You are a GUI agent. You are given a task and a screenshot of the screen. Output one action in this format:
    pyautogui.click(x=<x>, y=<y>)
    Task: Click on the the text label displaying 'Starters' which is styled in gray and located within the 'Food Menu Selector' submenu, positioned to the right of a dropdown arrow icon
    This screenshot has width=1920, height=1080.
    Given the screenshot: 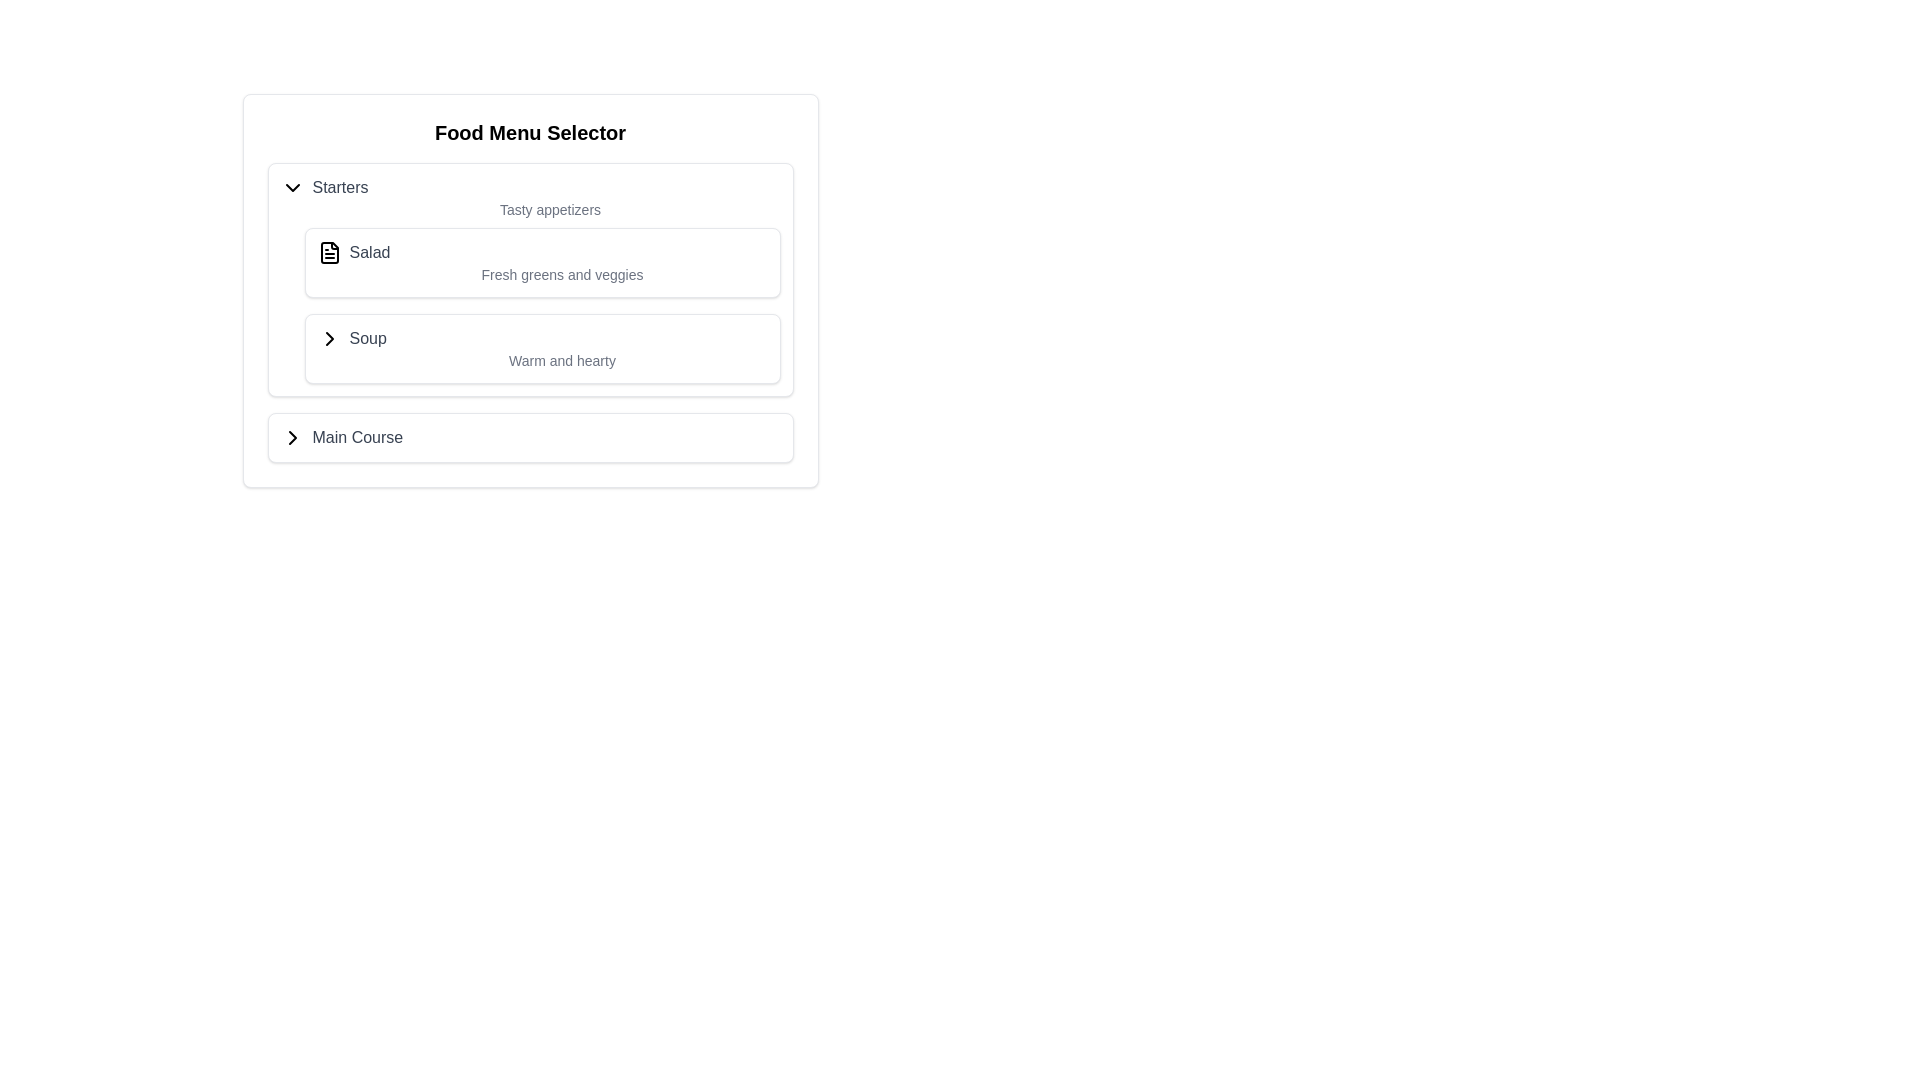 What is the action you would take?
    pyautogui.click(x=340, y=188)
    